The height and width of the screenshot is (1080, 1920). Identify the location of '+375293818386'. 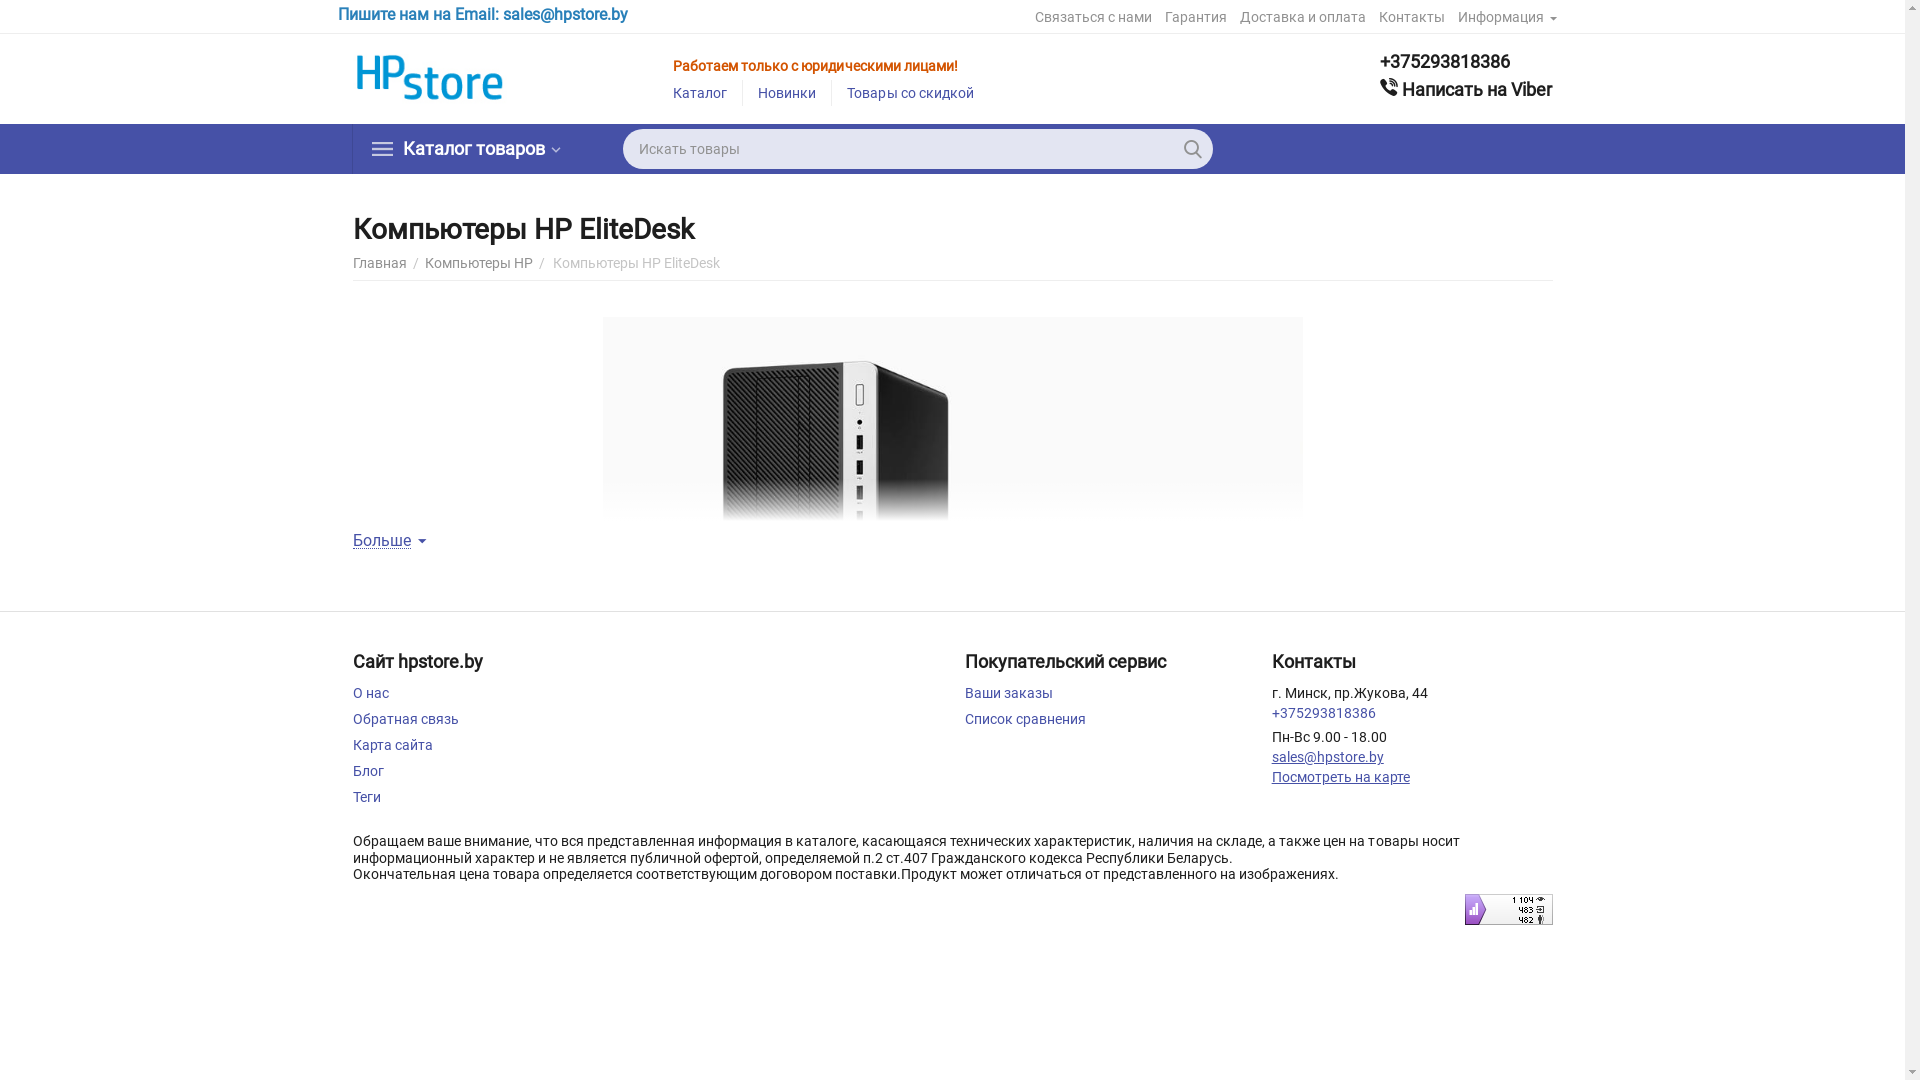
(1465, 60).